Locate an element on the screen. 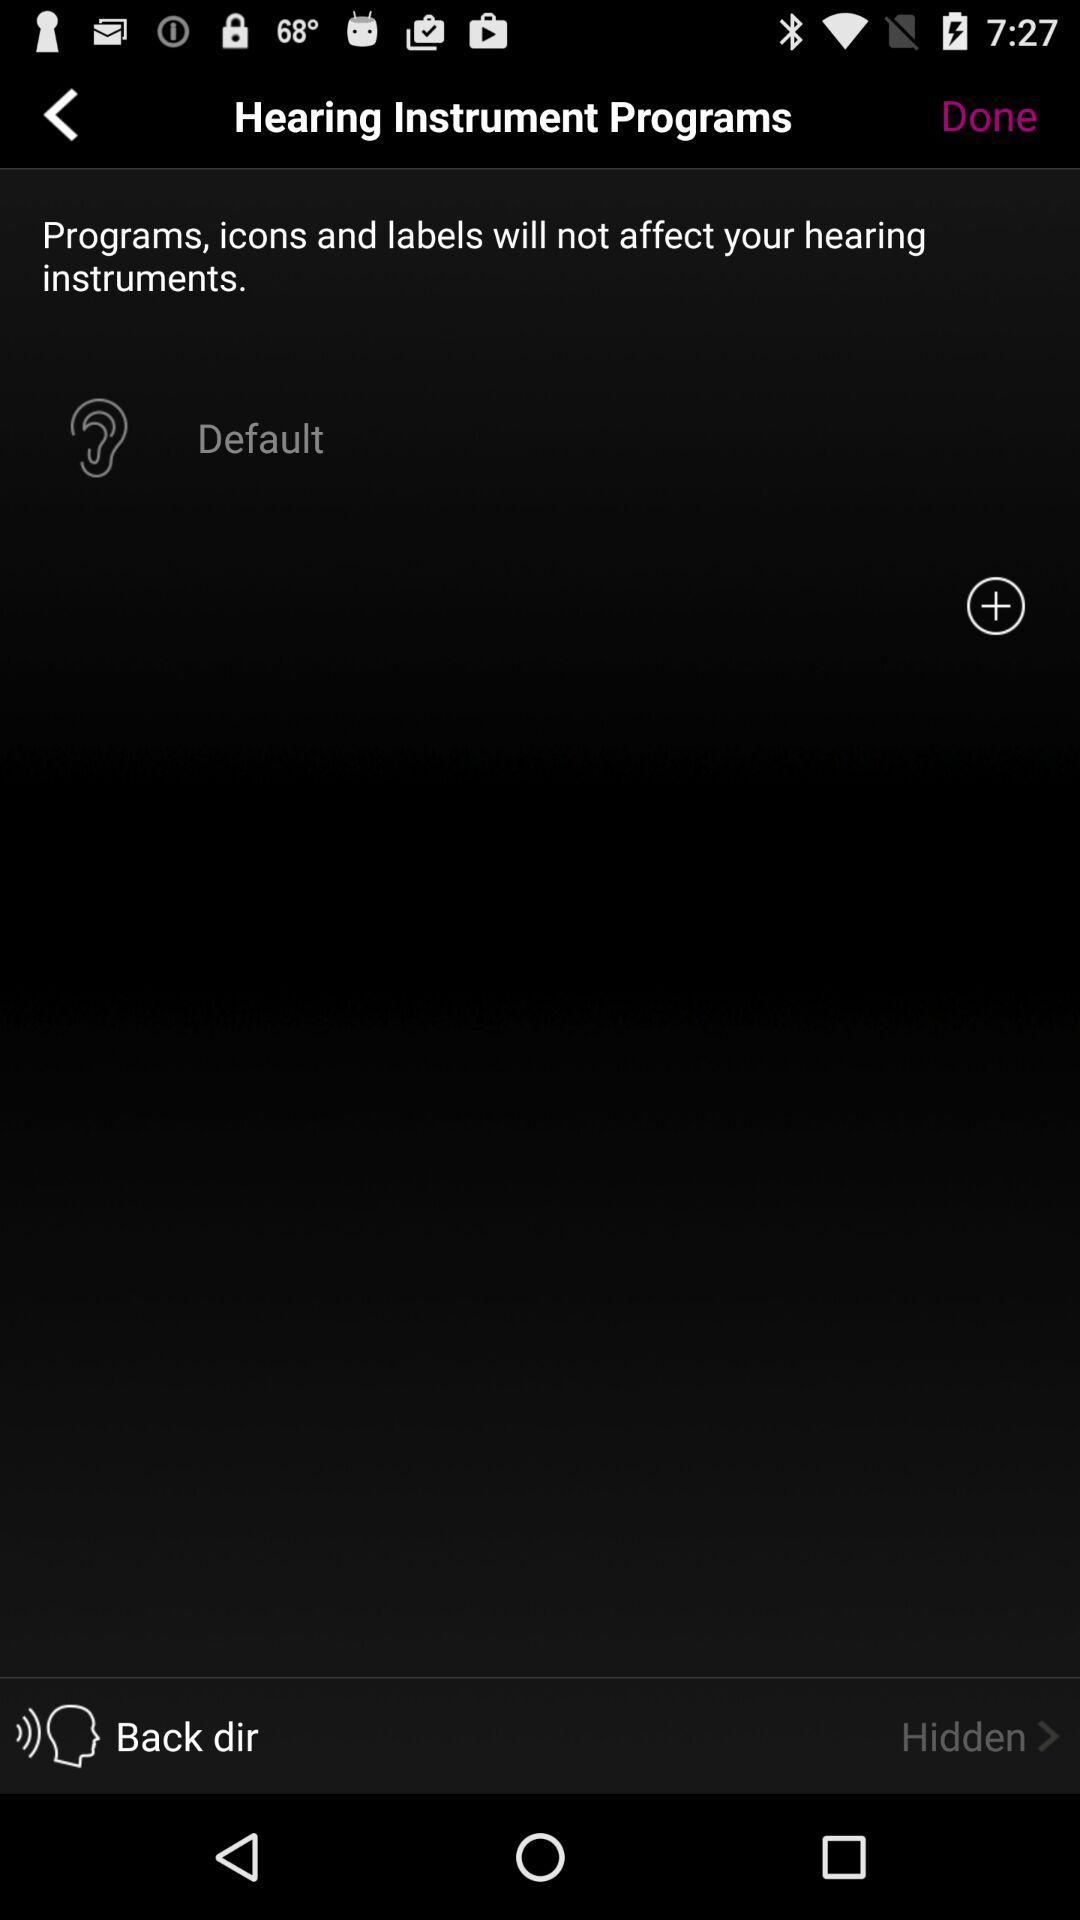 This screenshot has height=1920, width=1080. the add icon is located at coordinates (995, 648).